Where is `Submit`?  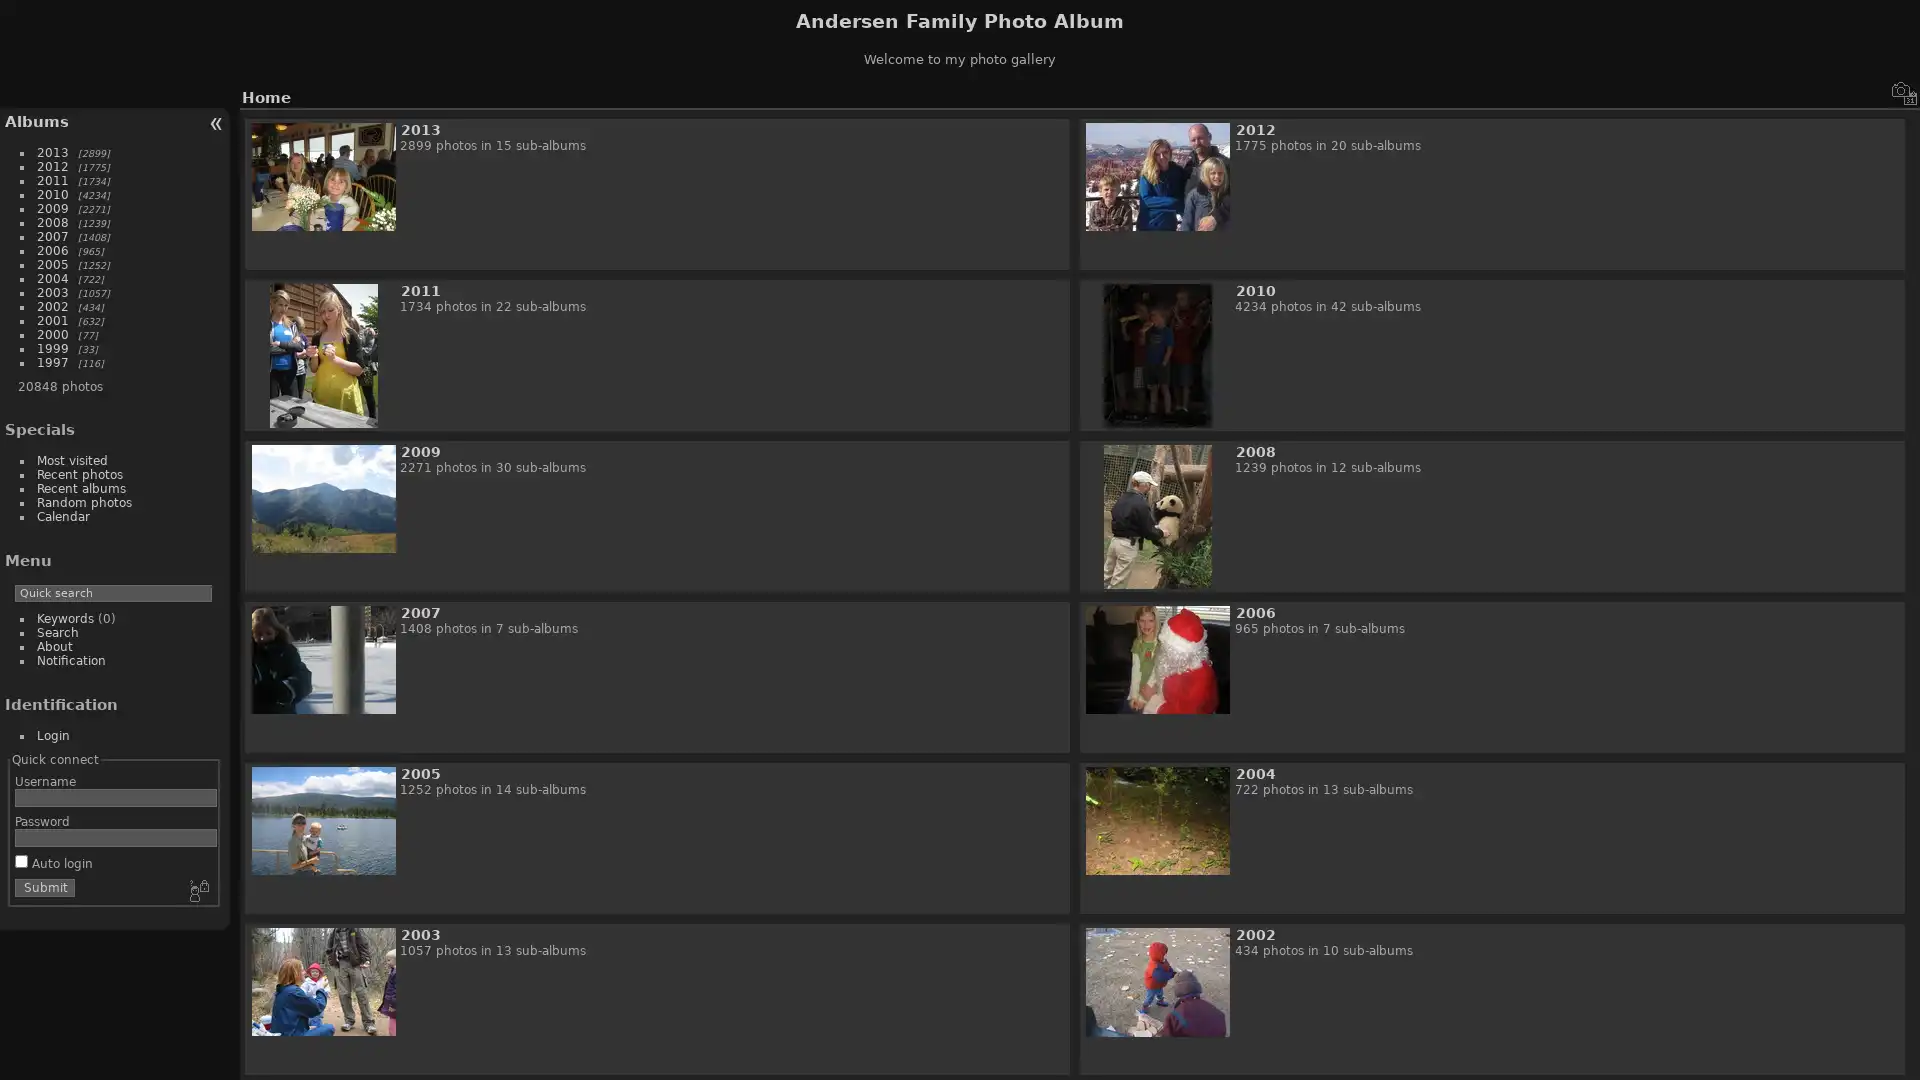
Submit is located at coordinates (43, 886).